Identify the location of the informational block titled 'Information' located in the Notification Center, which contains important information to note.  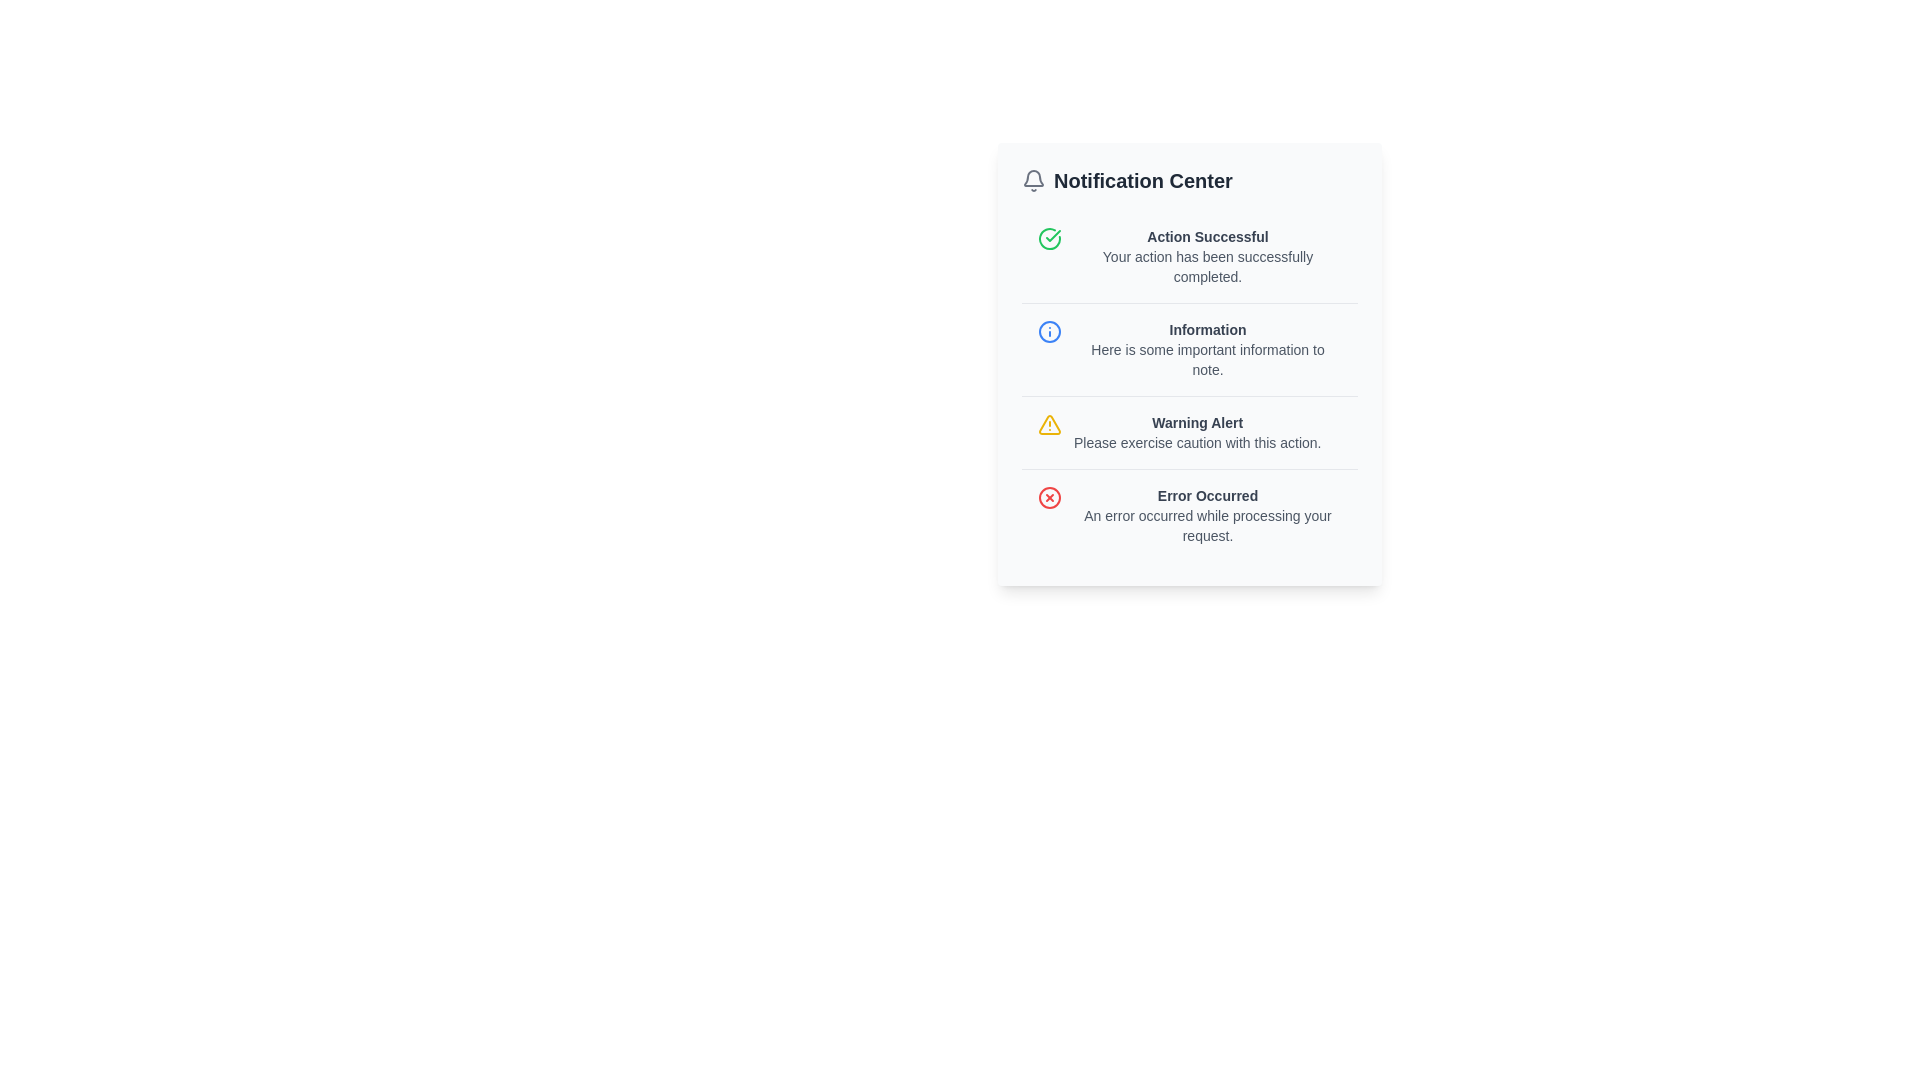
(1207, 349).